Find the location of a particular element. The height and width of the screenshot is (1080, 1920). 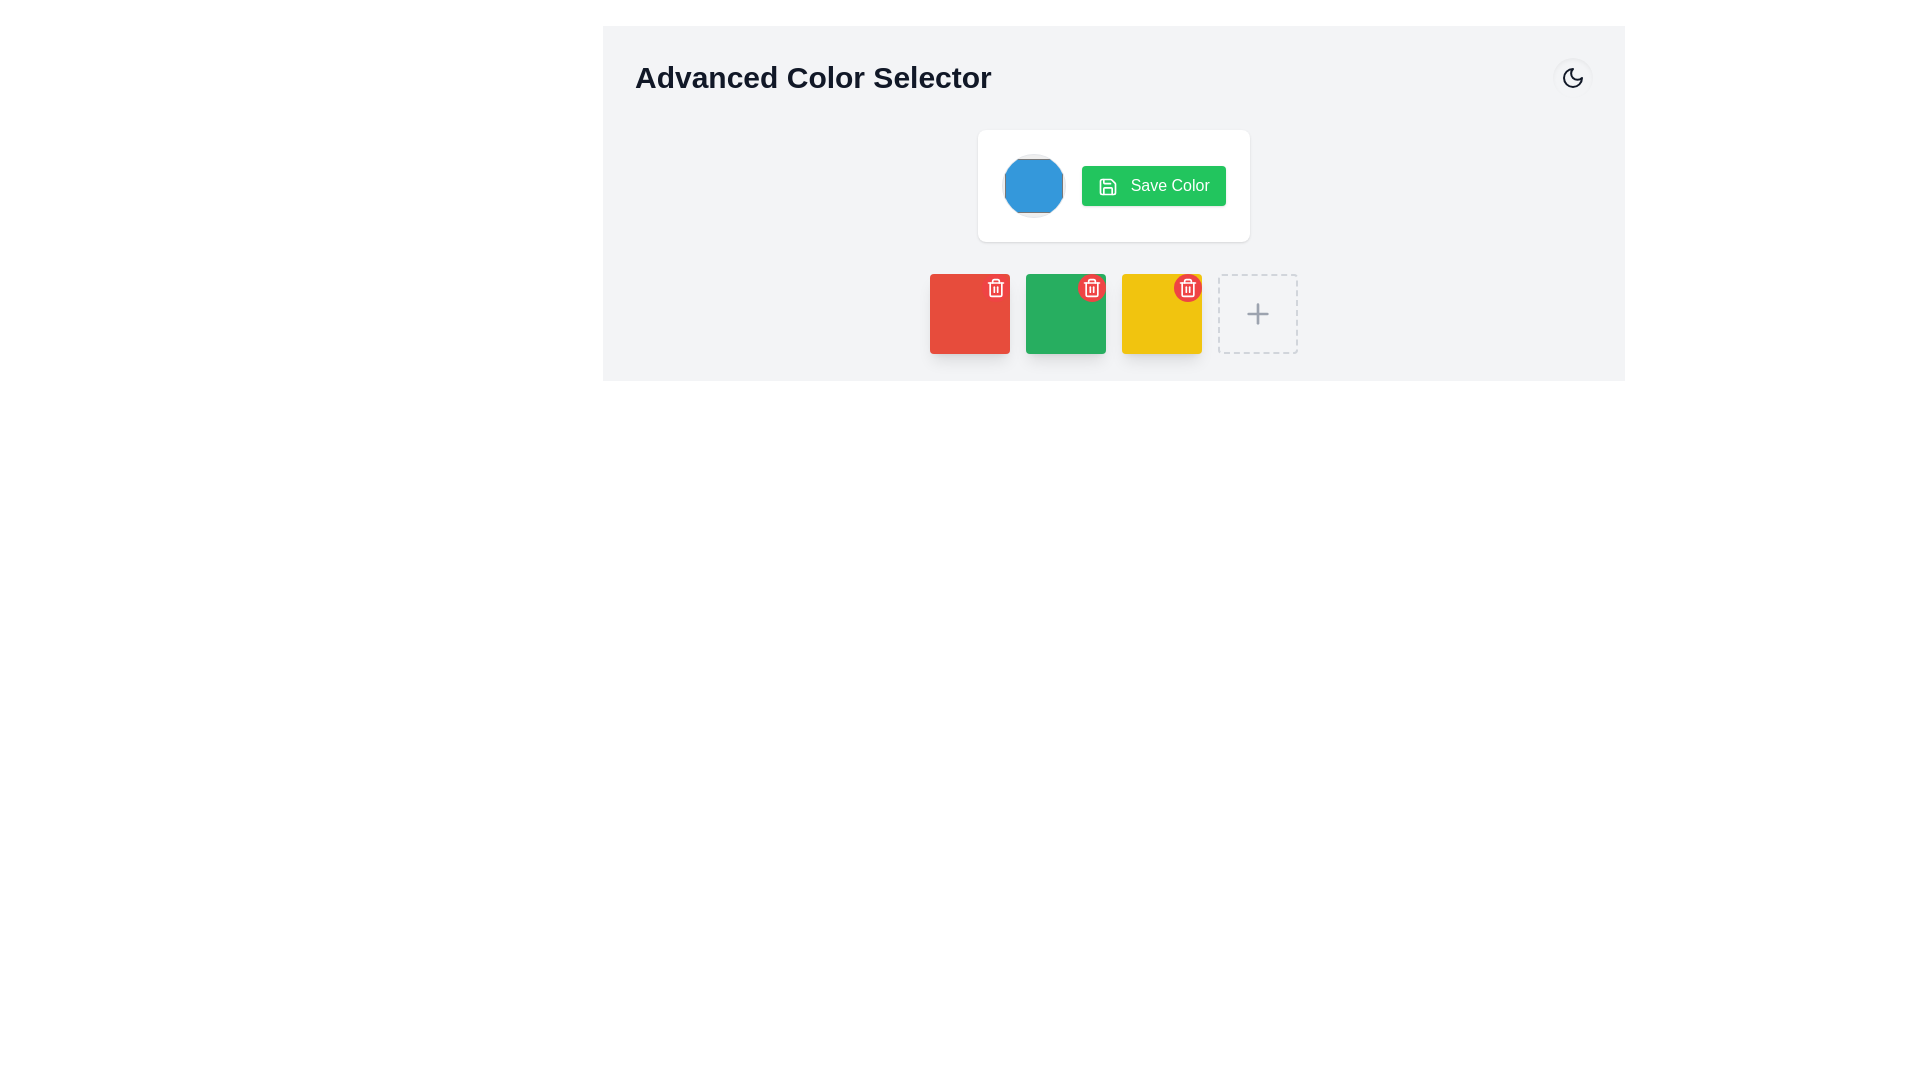

the theme toggle button located at the top-right corner of the 'Advanced Color Selector' interface, indicated by a moon symbol is located at coordinates (1572, 76).